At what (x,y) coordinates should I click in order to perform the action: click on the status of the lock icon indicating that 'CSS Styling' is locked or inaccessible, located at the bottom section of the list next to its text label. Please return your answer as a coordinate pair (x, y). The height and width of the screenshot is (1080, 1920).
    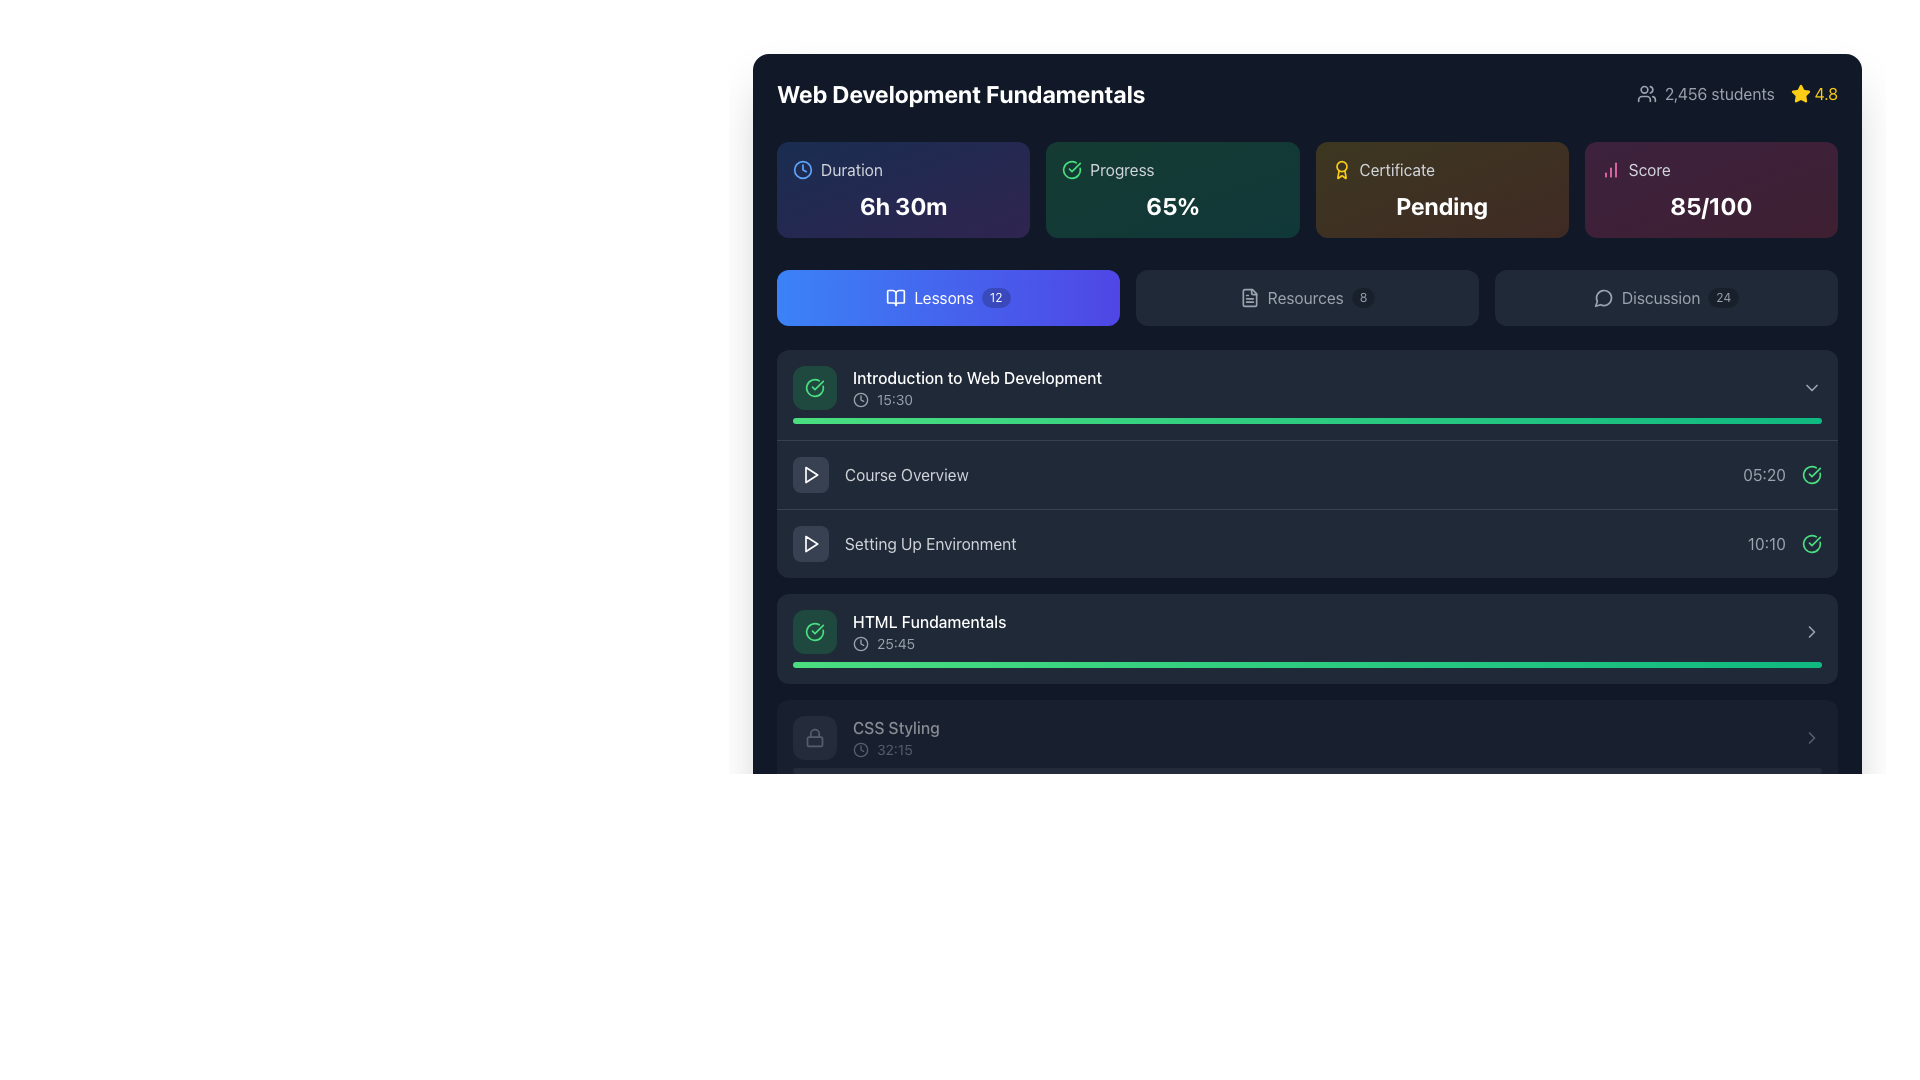
    Looking at the image, I should click on (815, 737).